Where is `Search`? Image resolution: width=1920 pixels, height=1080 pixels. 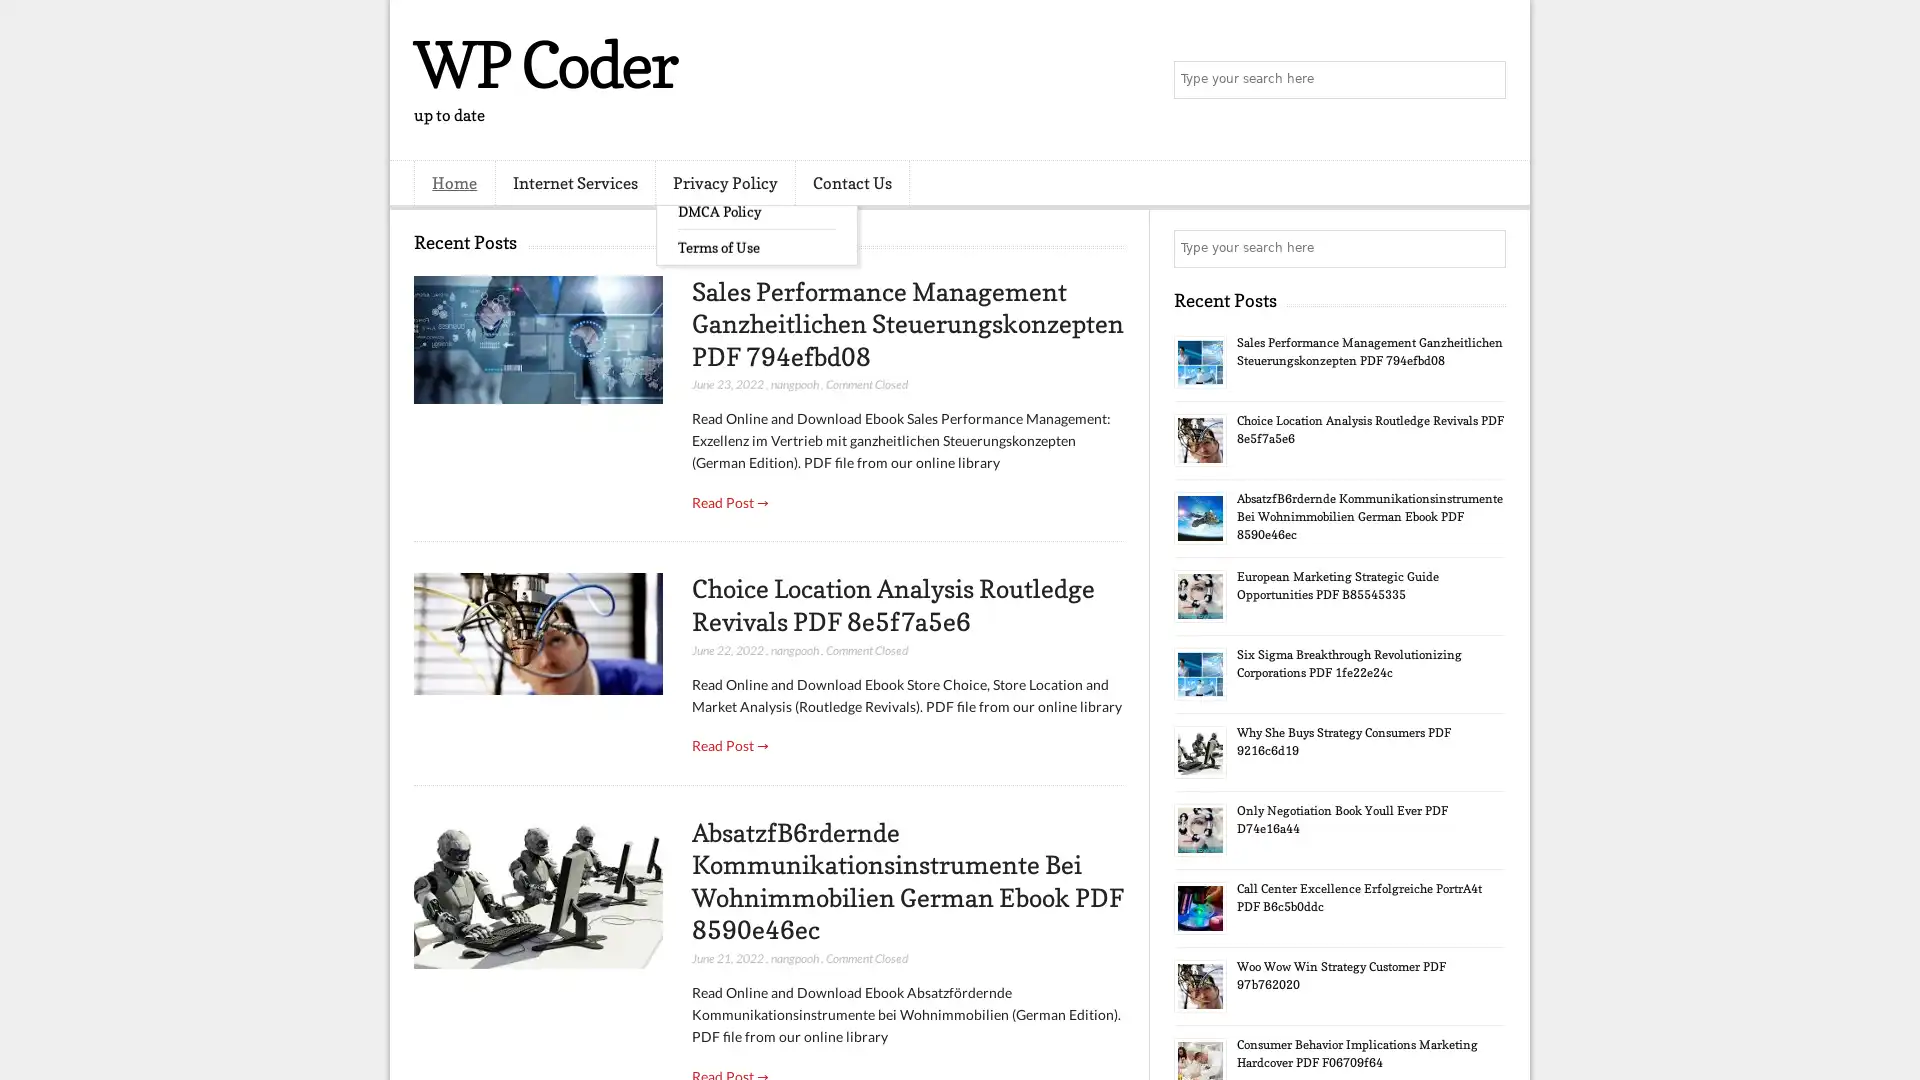
Search is located at coordinates (1485, 80).